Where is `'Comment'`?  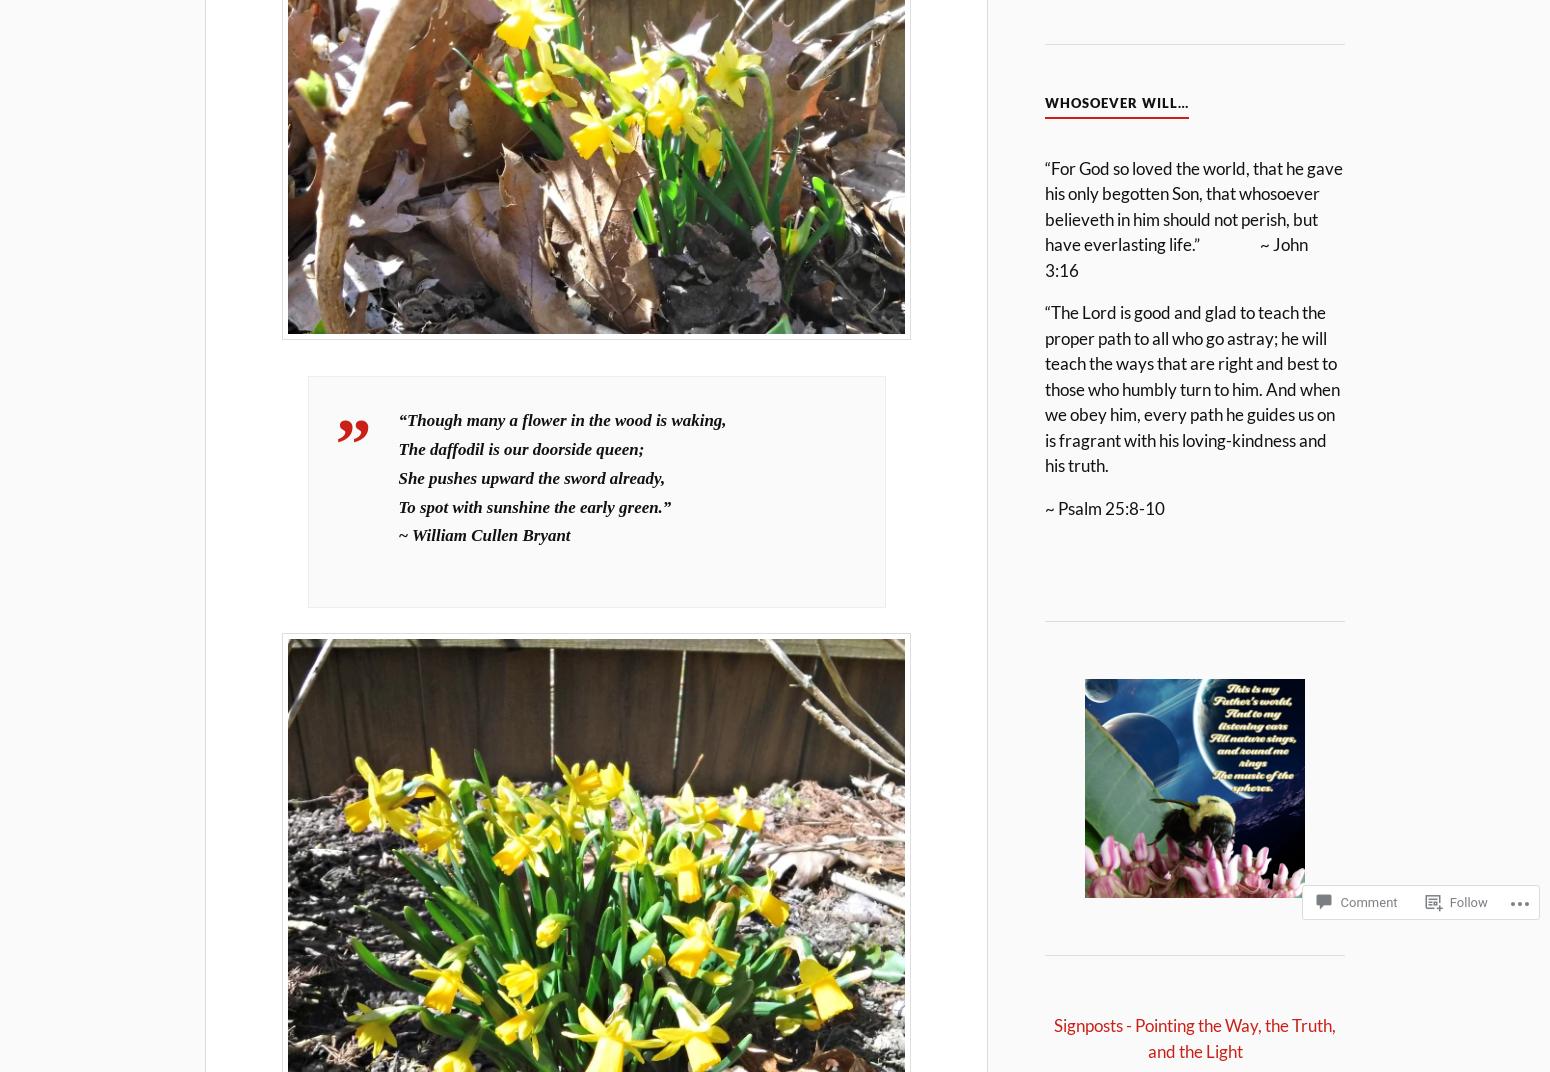
'Comment' is located at coordinates (1339, 900).